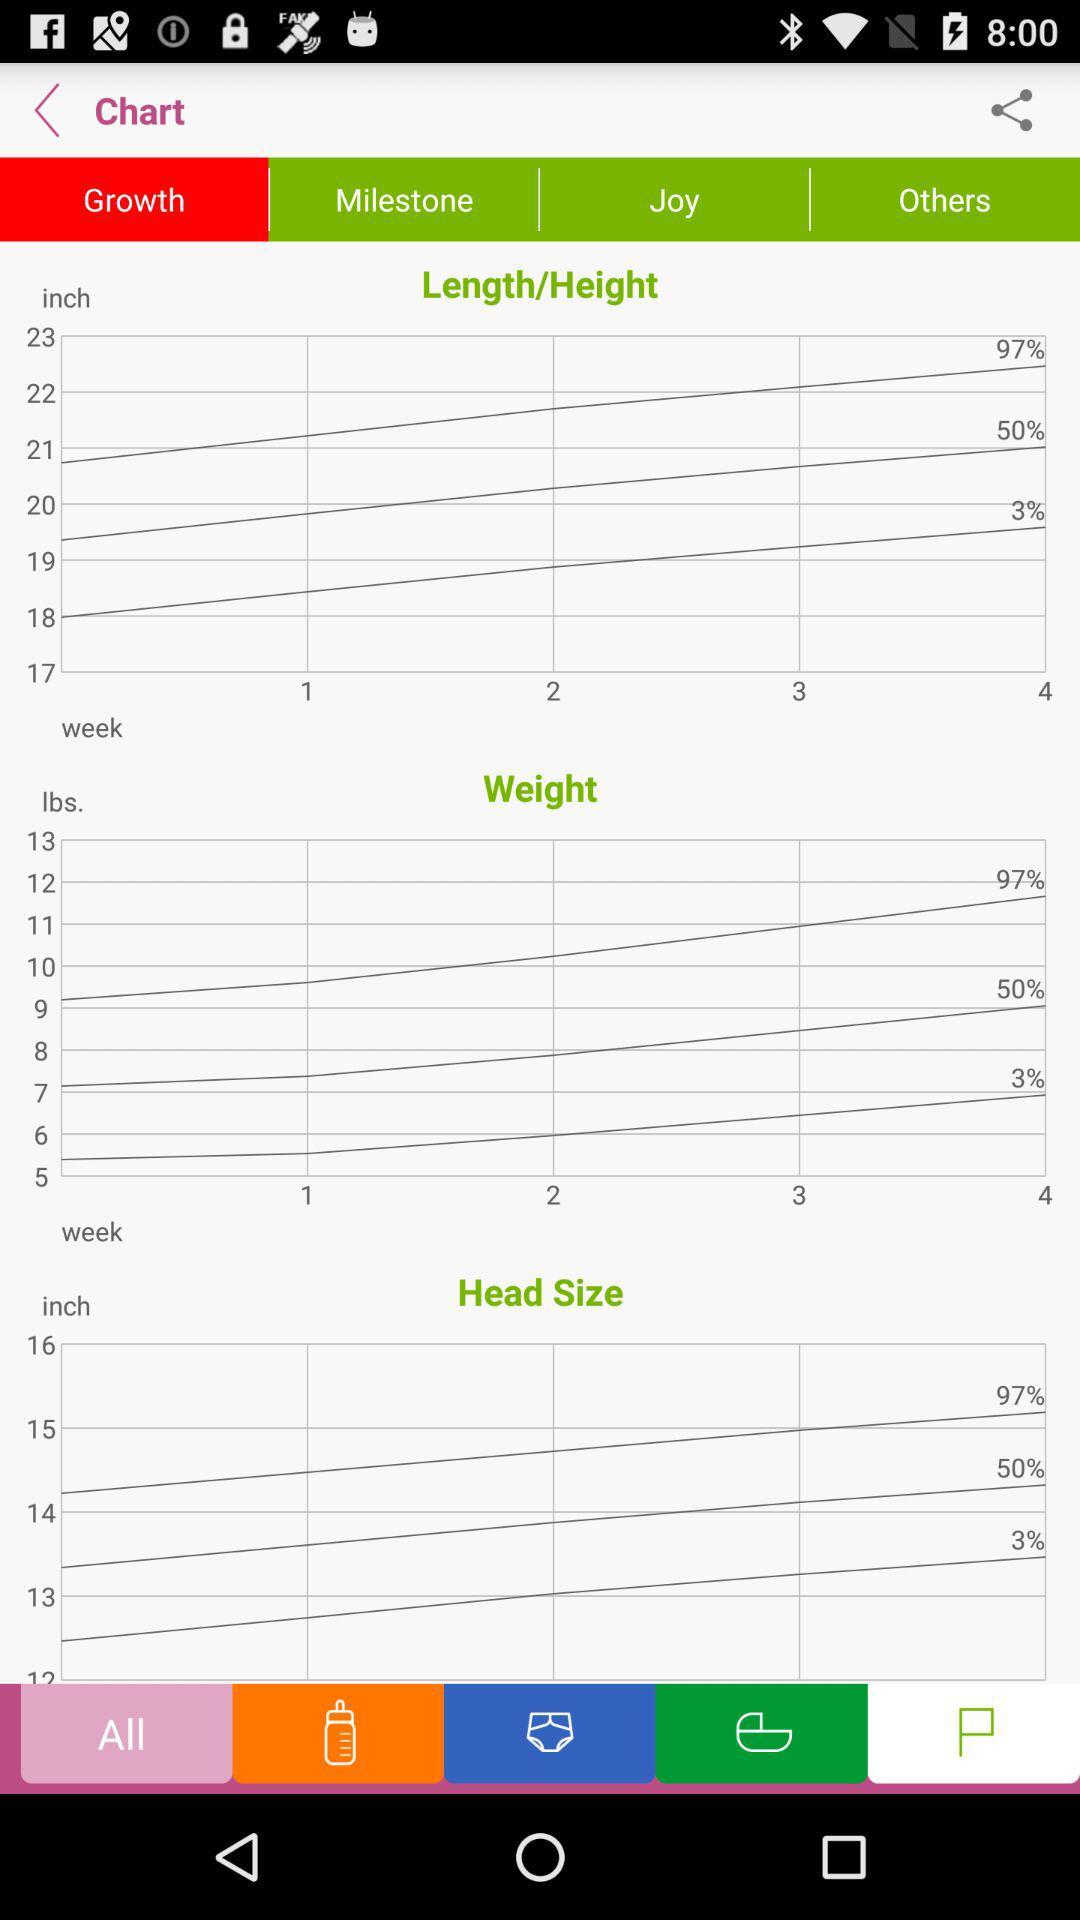 The width and height of the screenshot is (1080, 1920). I want to click on the growth icon, so click(134, 199).